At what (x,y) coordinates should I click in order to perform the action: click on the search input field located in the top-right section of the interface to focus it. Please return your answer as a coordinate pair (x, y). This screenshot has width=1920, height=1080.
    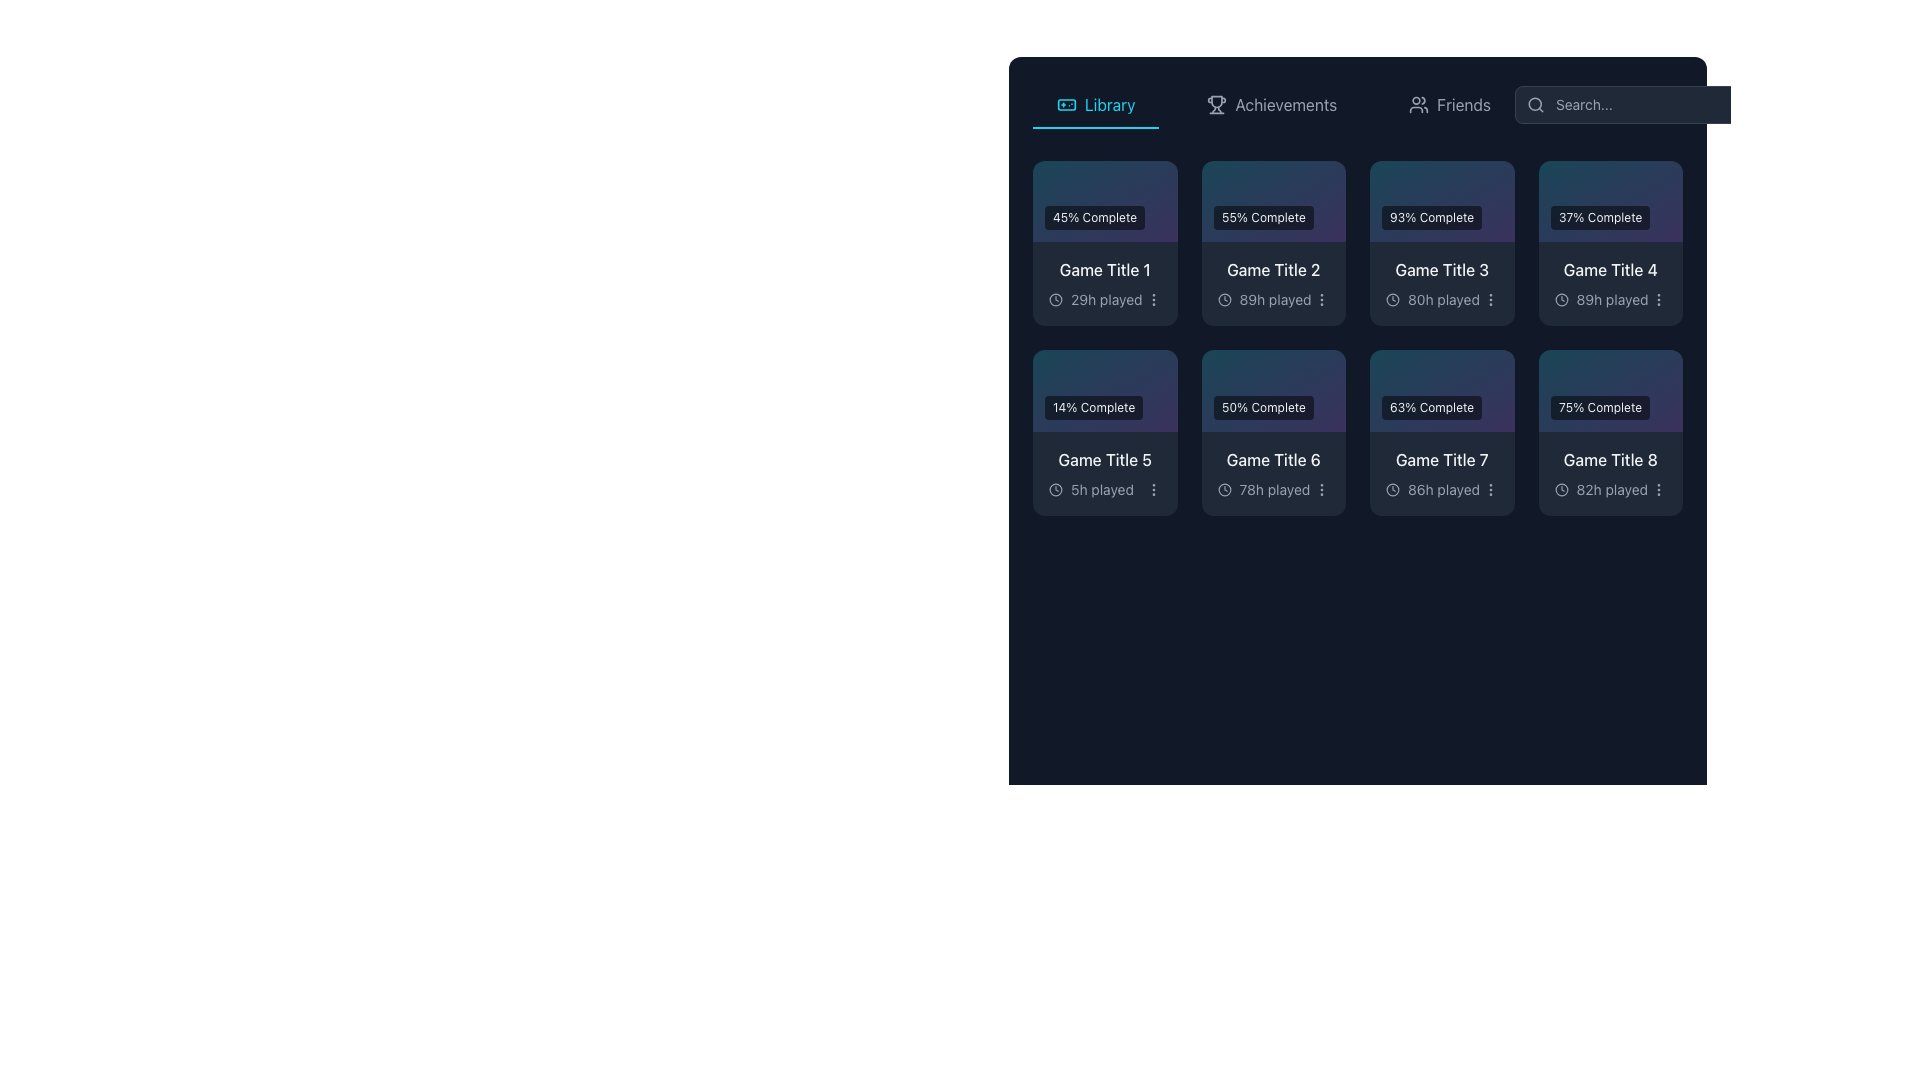
    Looking at the image, I should click on (1642, 104).